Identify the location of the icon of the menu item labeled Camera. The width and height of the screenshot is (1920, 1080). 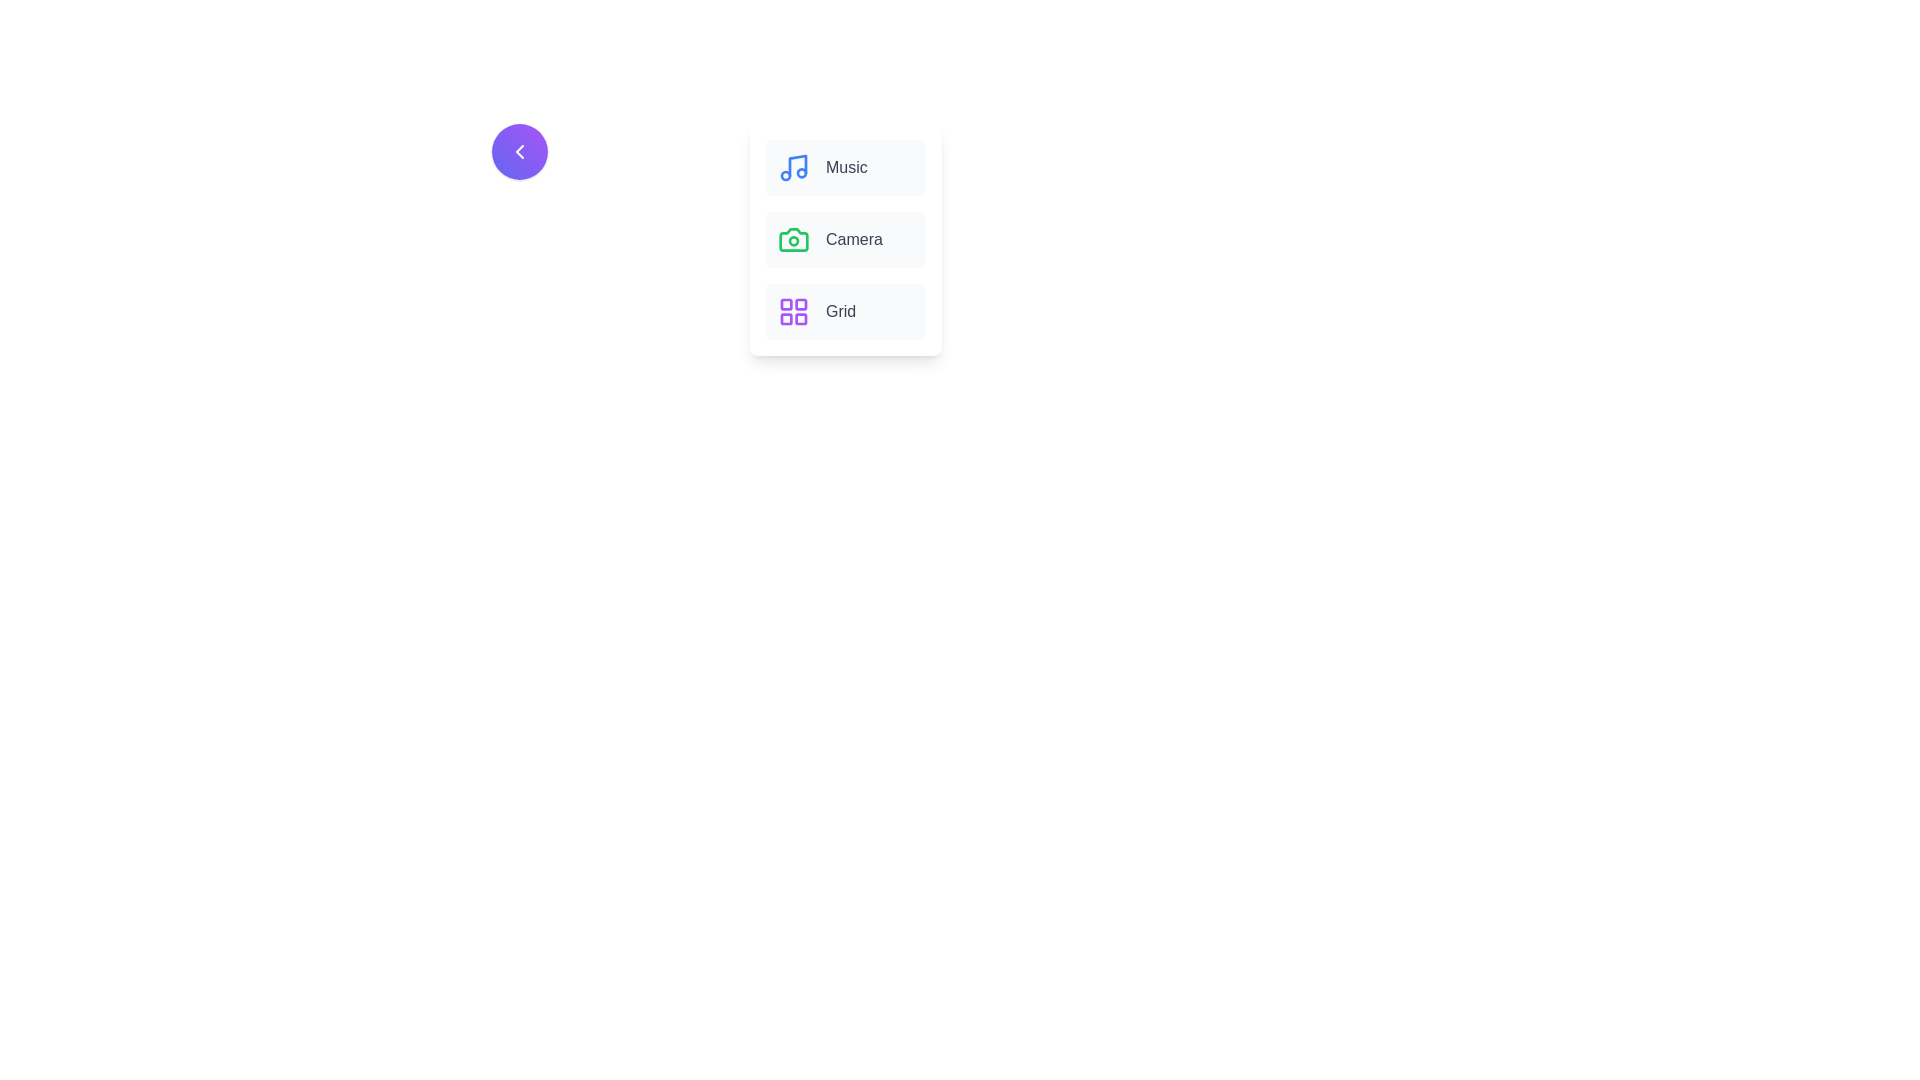
(792, 238).